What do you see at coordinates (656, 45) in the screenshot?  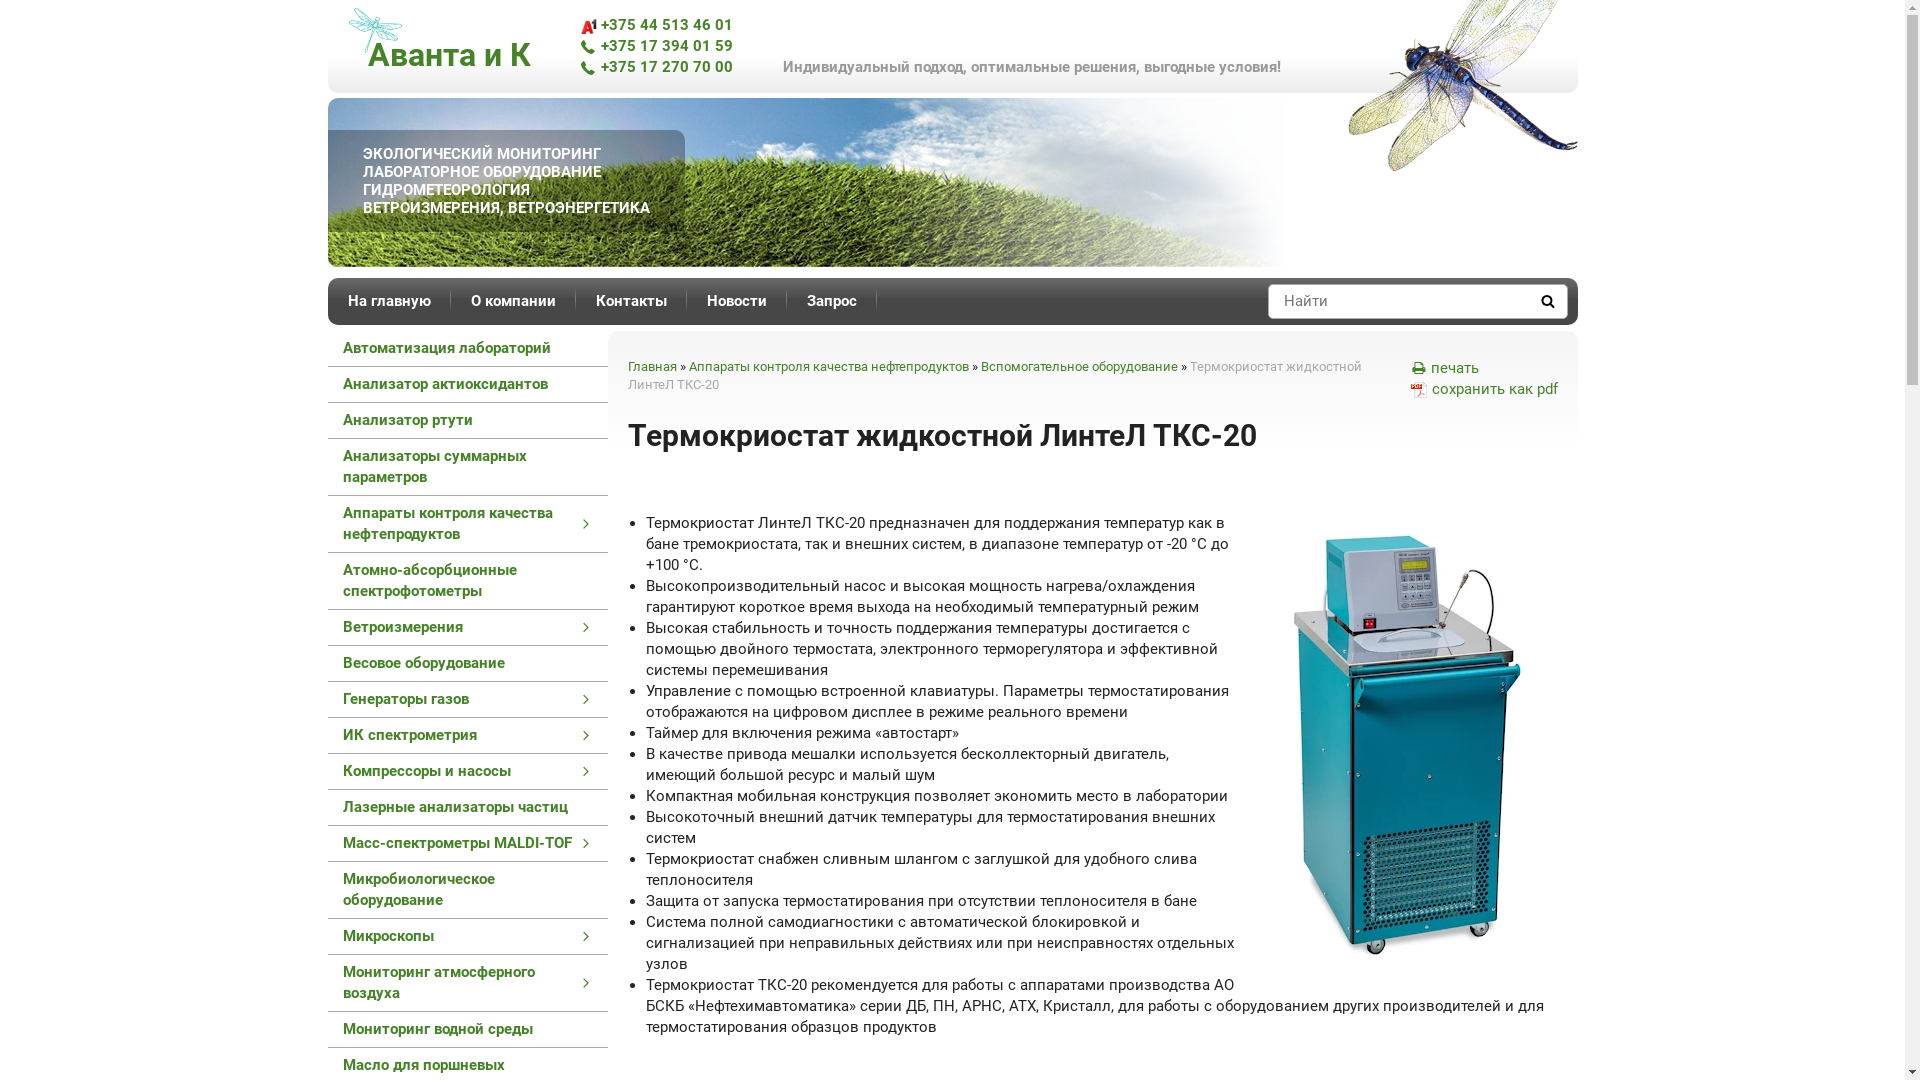 I see `'+375 17 394 01 59'` at bounding box center [656, 45].